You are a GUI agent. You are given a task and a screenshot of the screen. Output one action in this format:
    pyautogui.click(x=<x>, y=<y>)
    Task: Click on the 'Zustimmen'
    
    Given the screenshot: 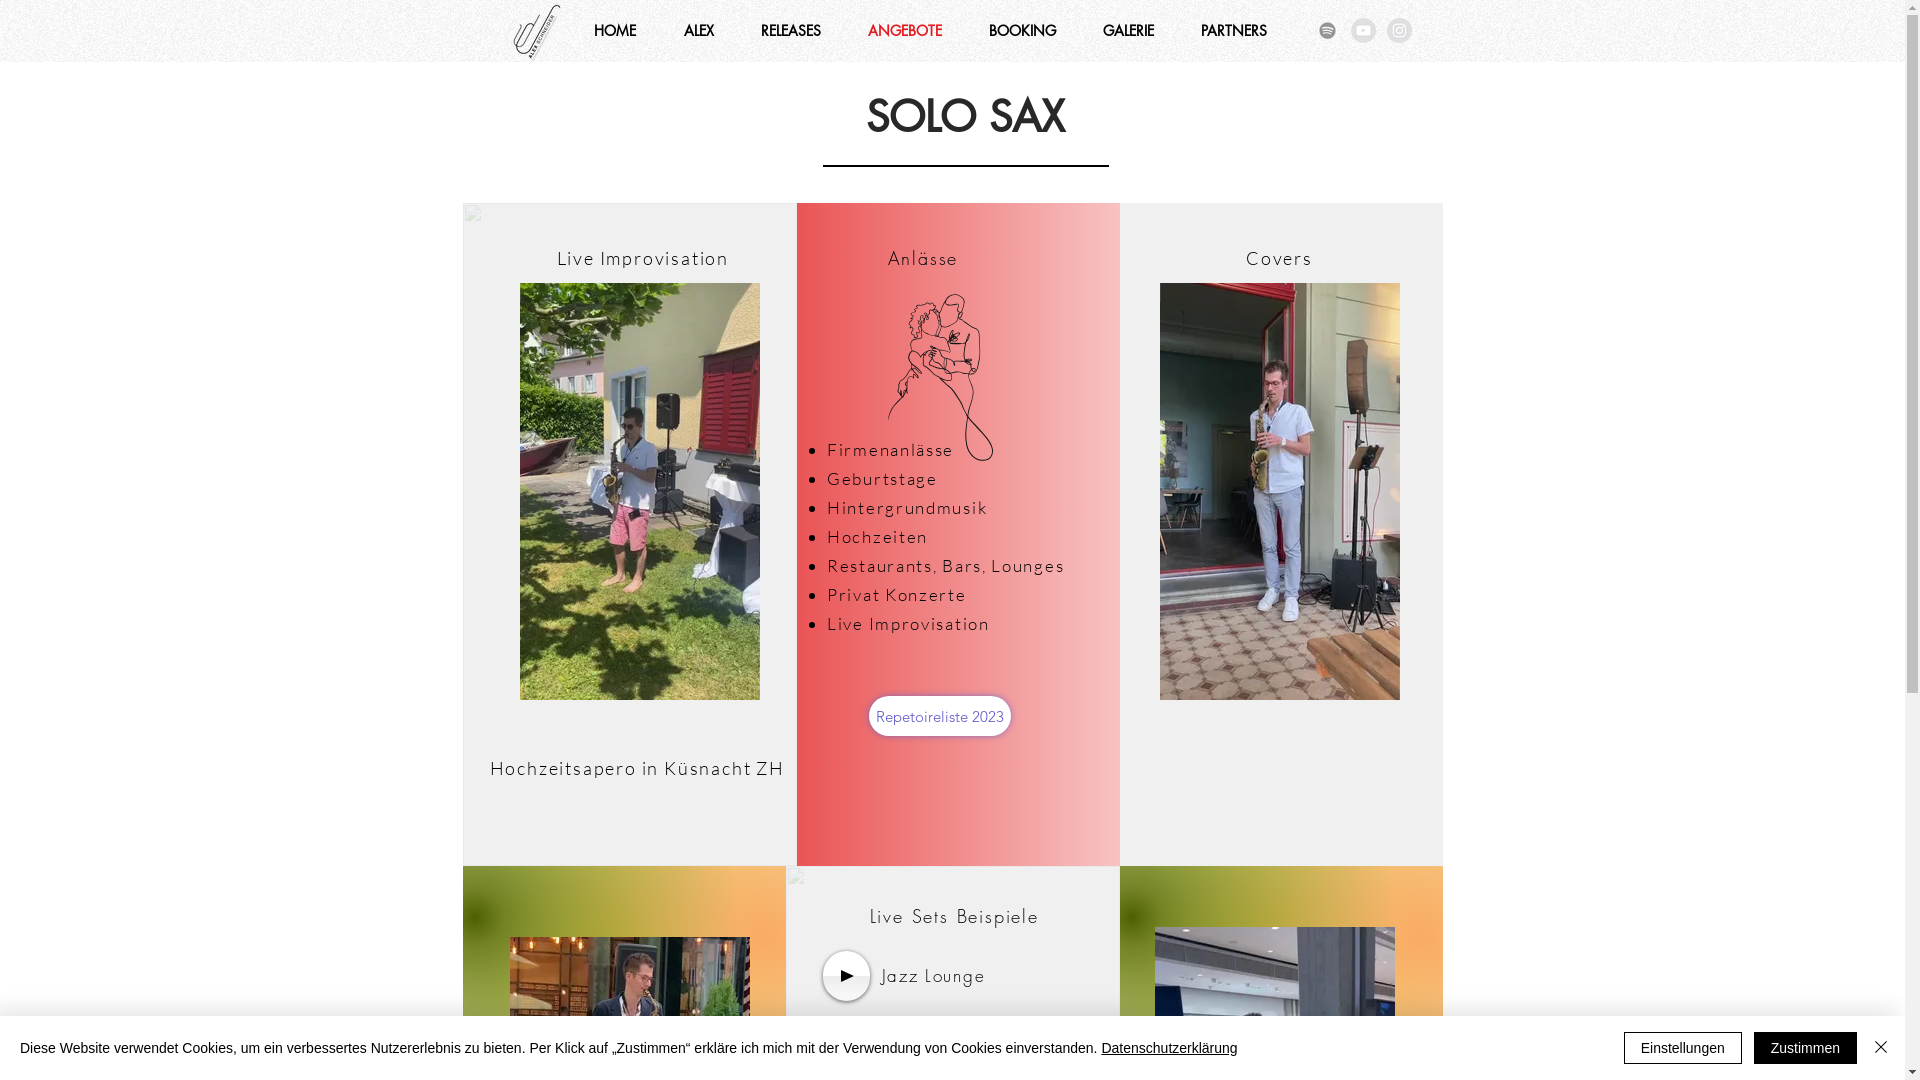 What is the action you would take?
    pyautogui.click(x=1805, y=1047)
    